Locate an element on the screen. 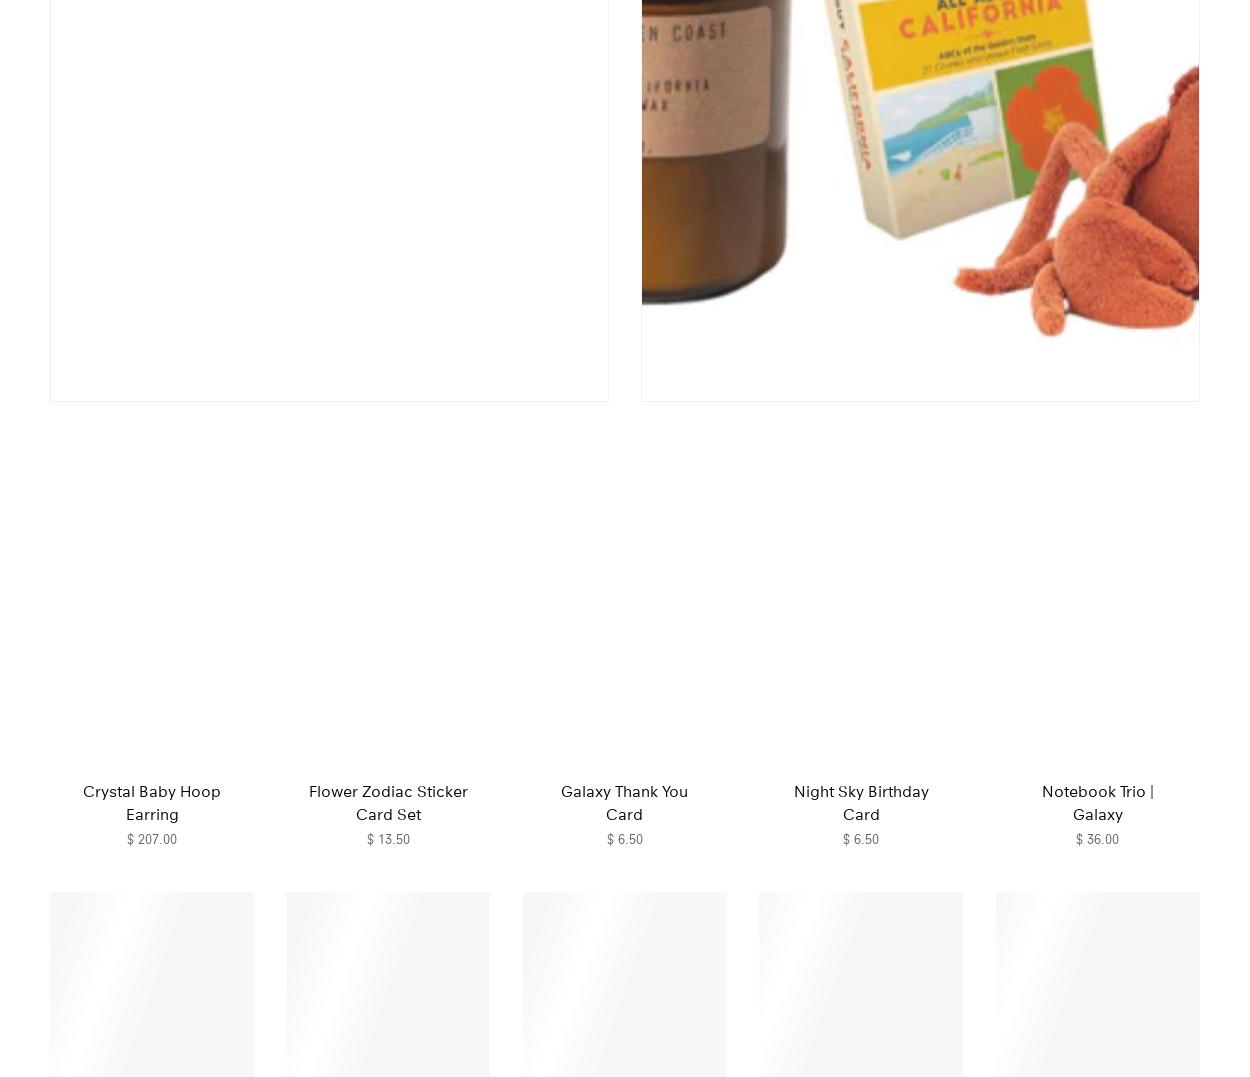 Image resolution: width=1250 pixels, height=1077 pixels. 'Galaxy Thank You Card' is located at coordinates (623, 802).